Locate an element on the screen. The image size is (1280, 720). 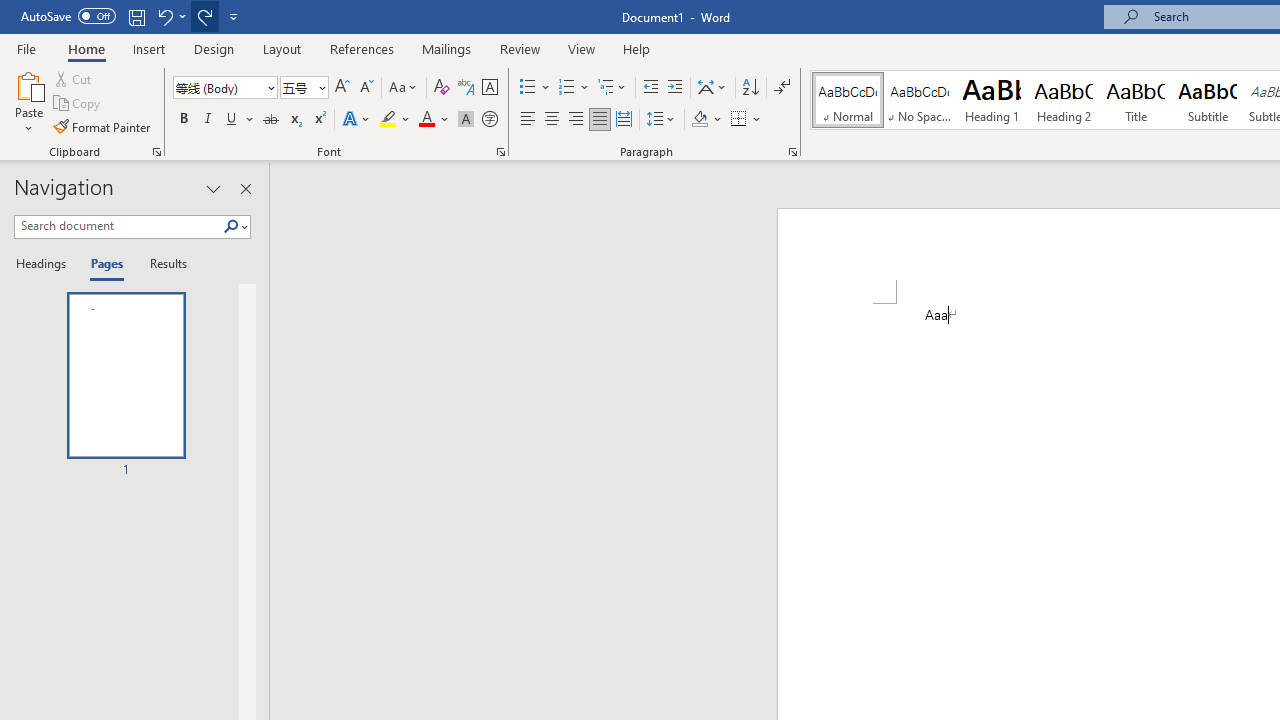
'Clear Formatting' is located at coordinates (441, 86).